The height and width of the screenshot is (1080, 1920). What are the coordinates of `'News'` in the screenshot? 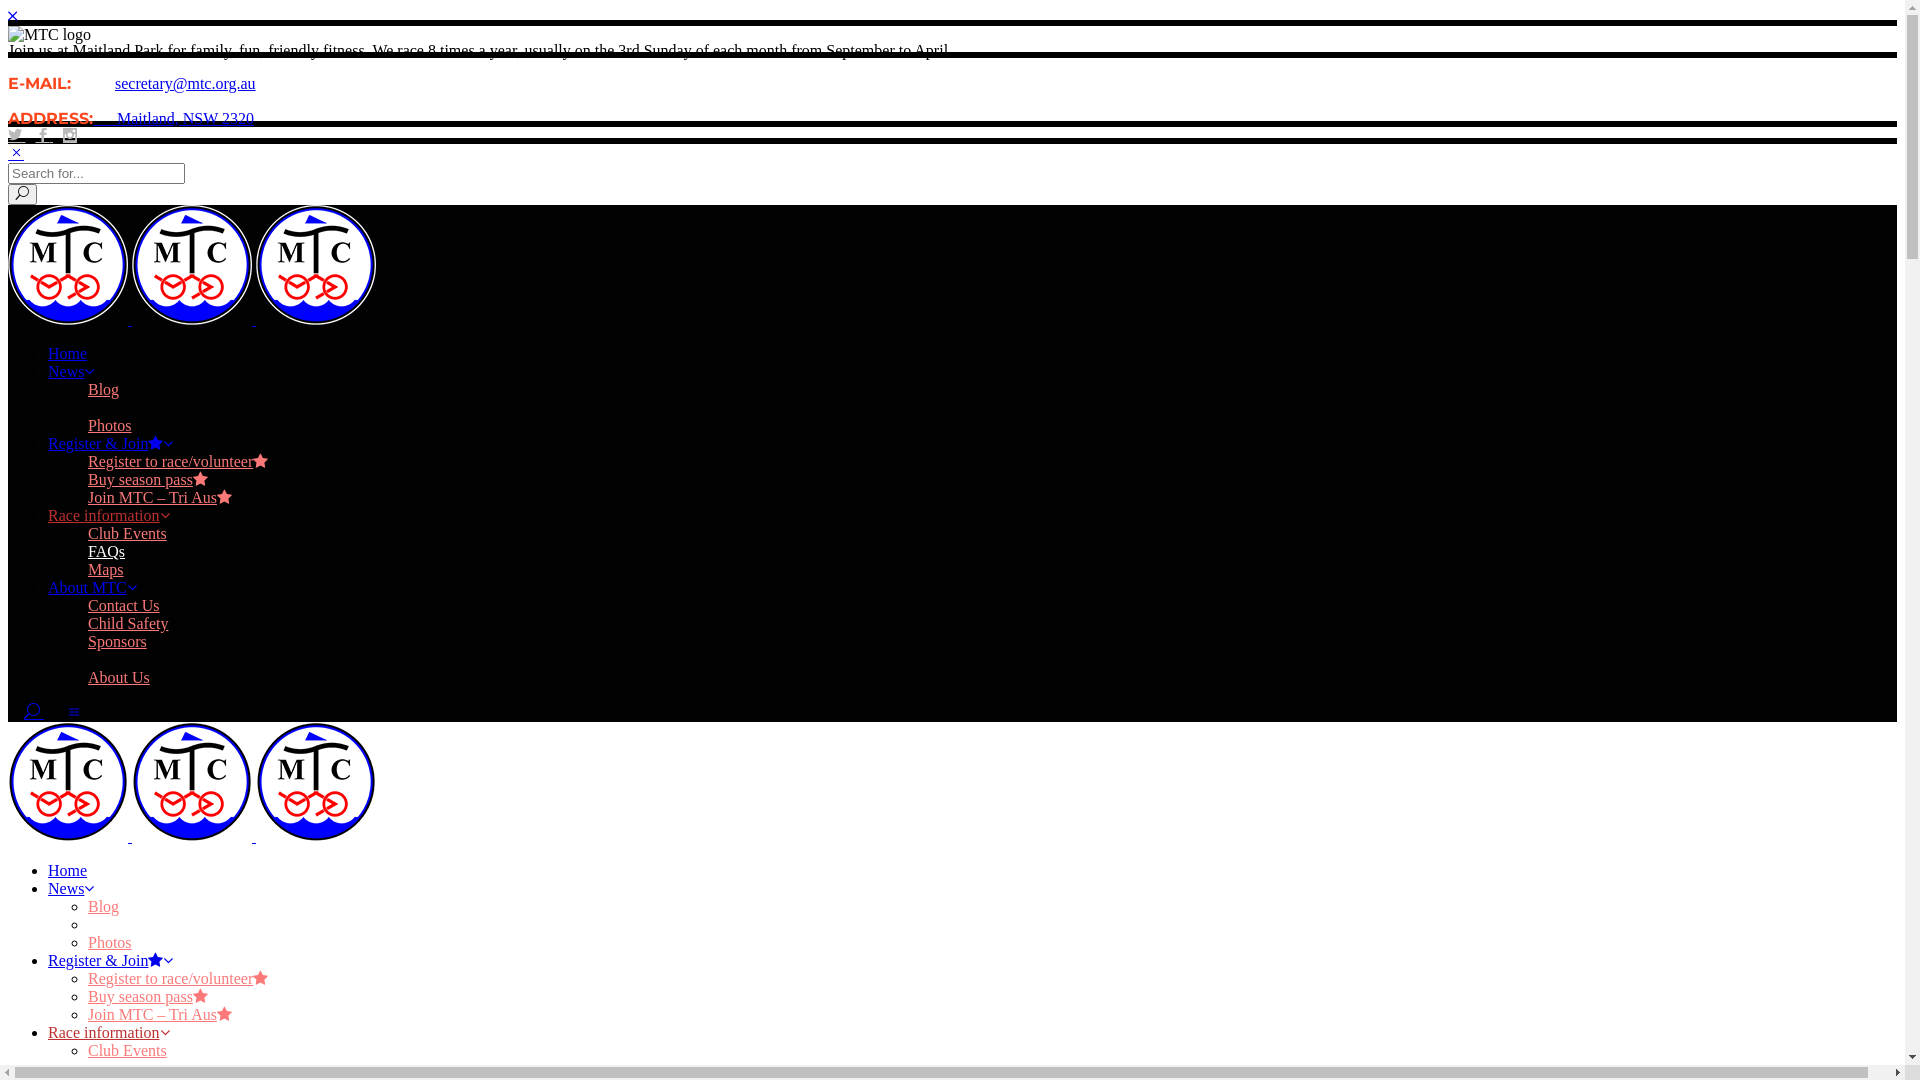 It's located at (48, 887).